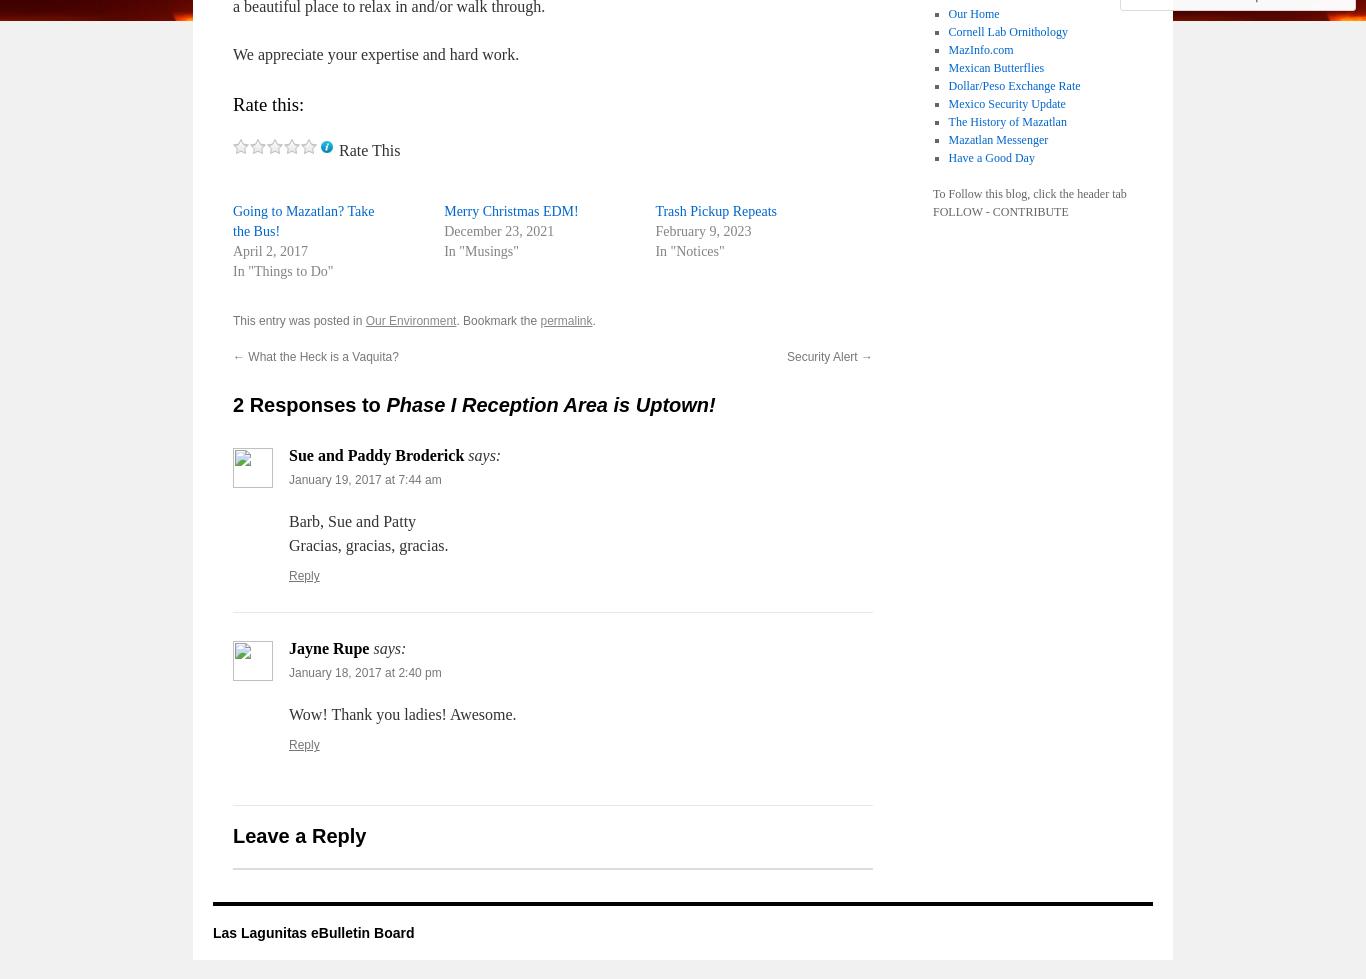  What do you see at coordinates (498, 321) in the screenshot?
I see `'. Bookmark the'` at bounding box center [498, 321].